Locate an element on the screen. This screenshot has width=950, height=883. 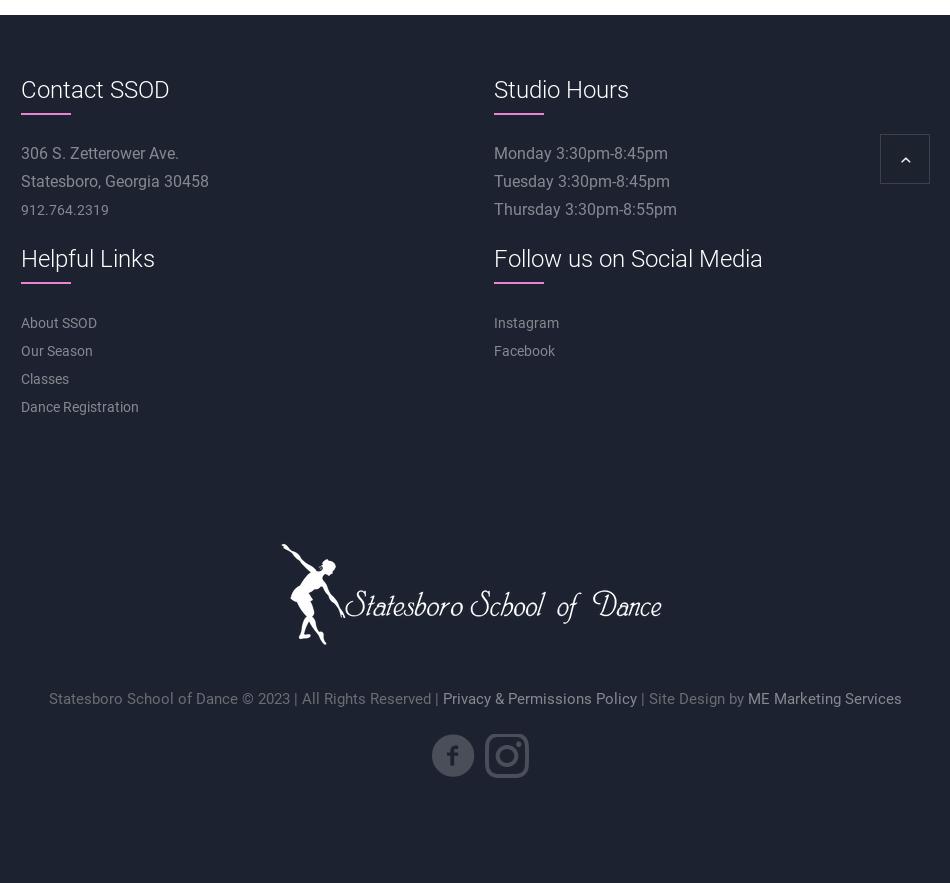
'Classes' is located at coordinates (43, 377).